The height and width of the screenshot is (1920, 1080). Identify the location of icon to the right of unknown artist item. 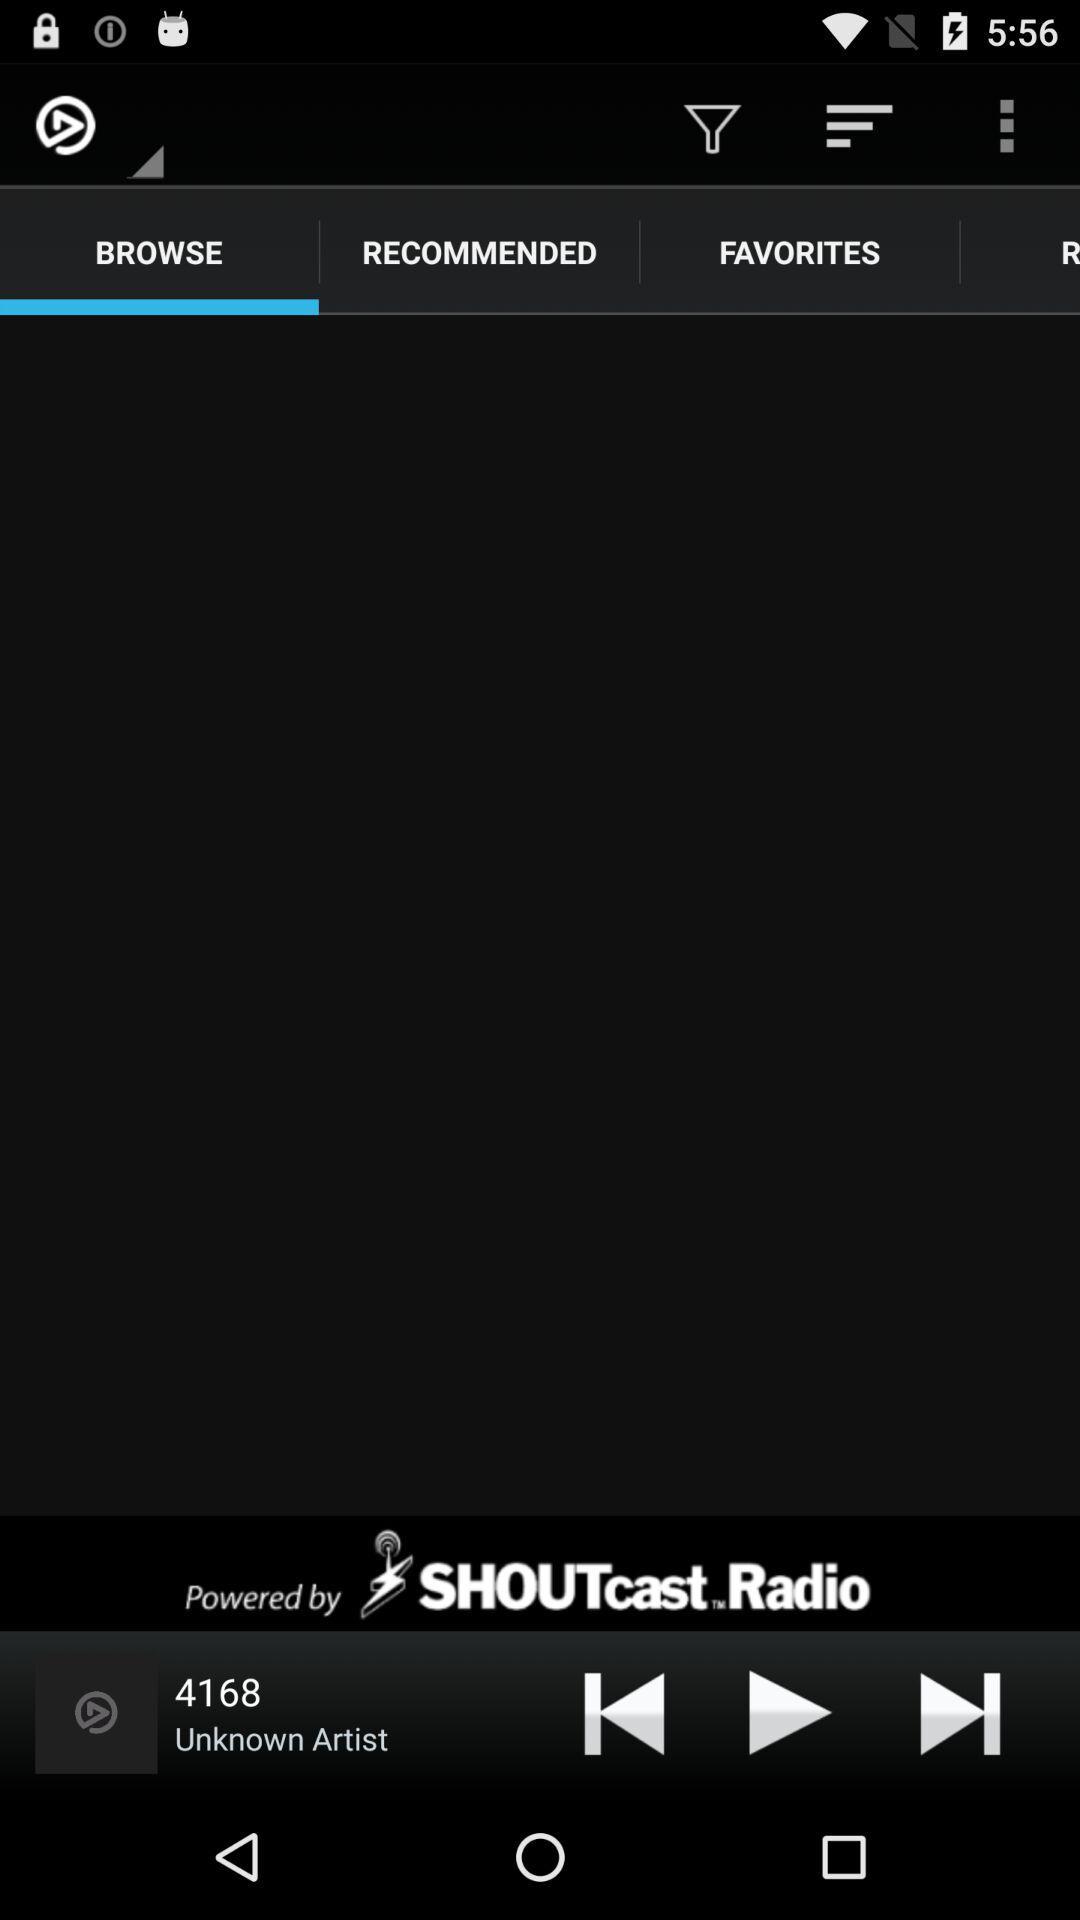
(623, 1711).